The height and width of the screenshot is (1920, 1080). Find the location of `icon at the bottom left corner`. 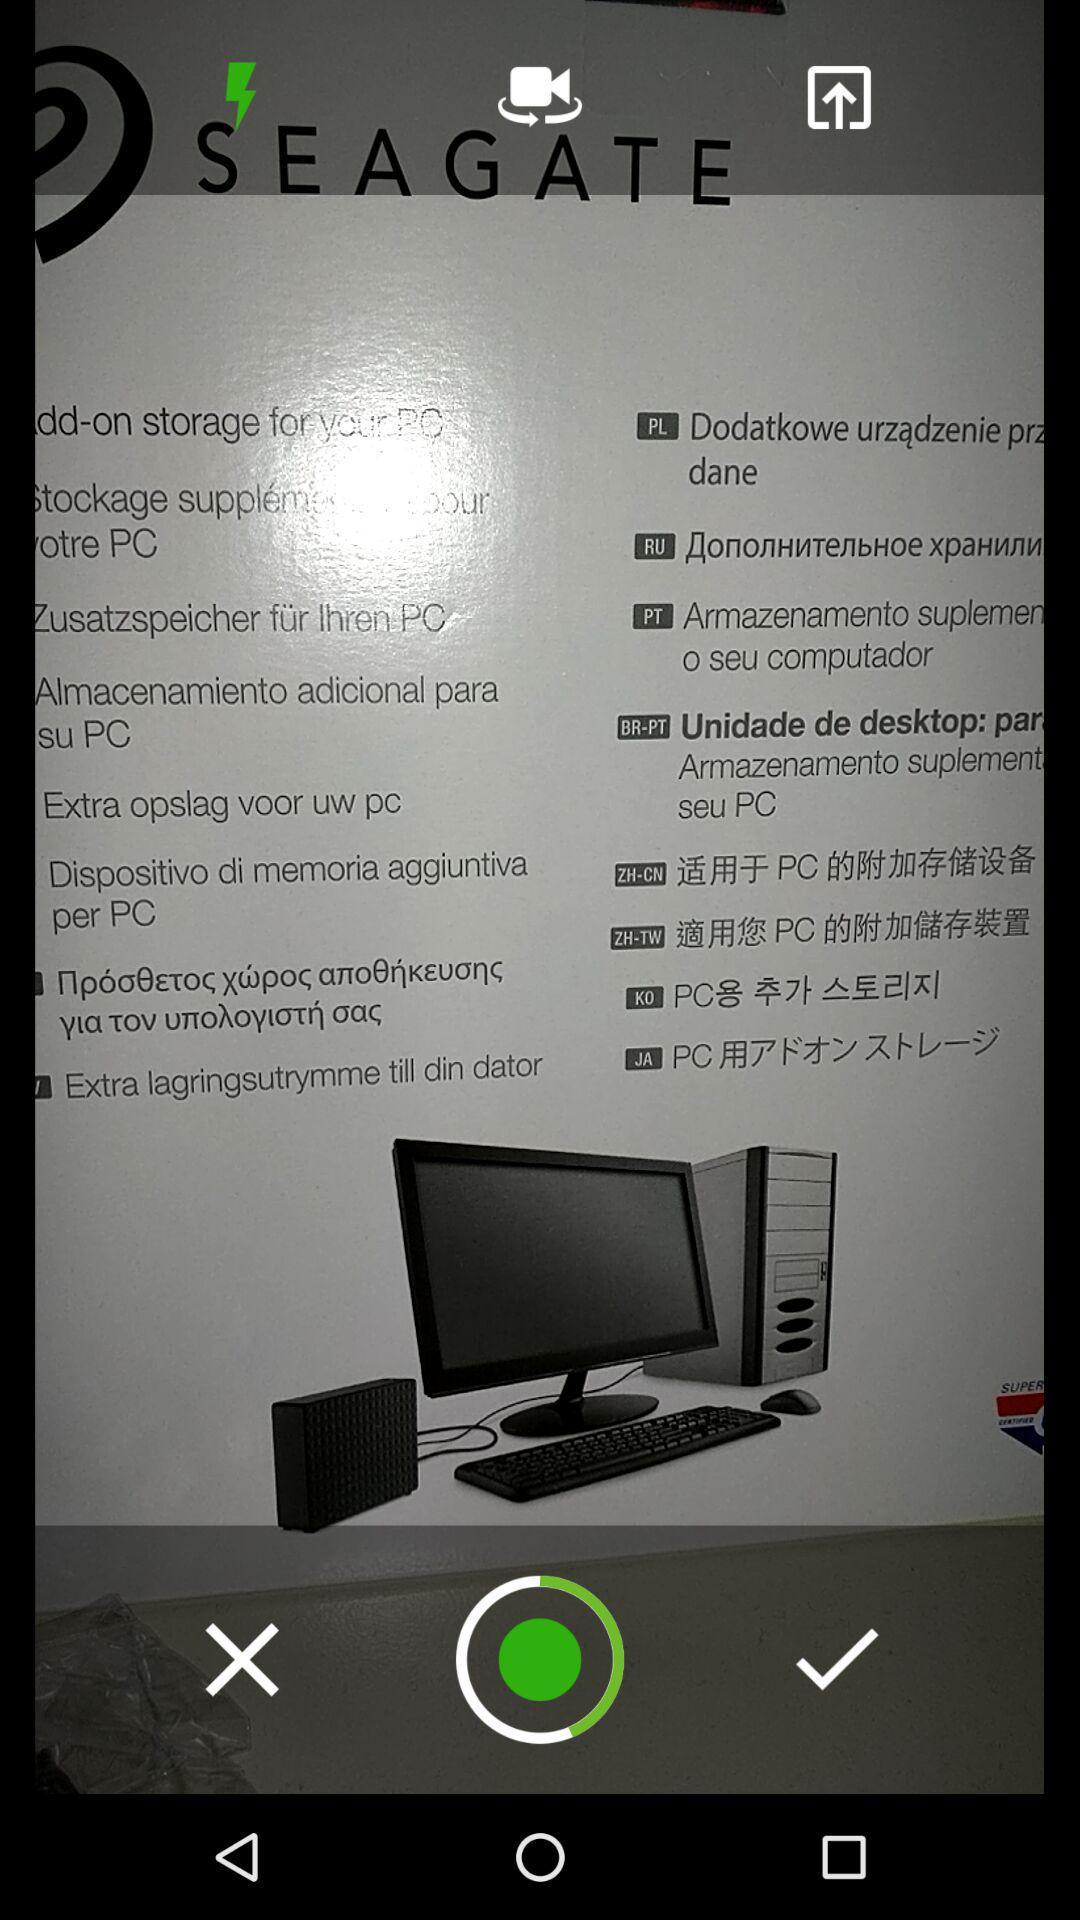

icon at the bottom left corner is located at coordinates (241, 1659).